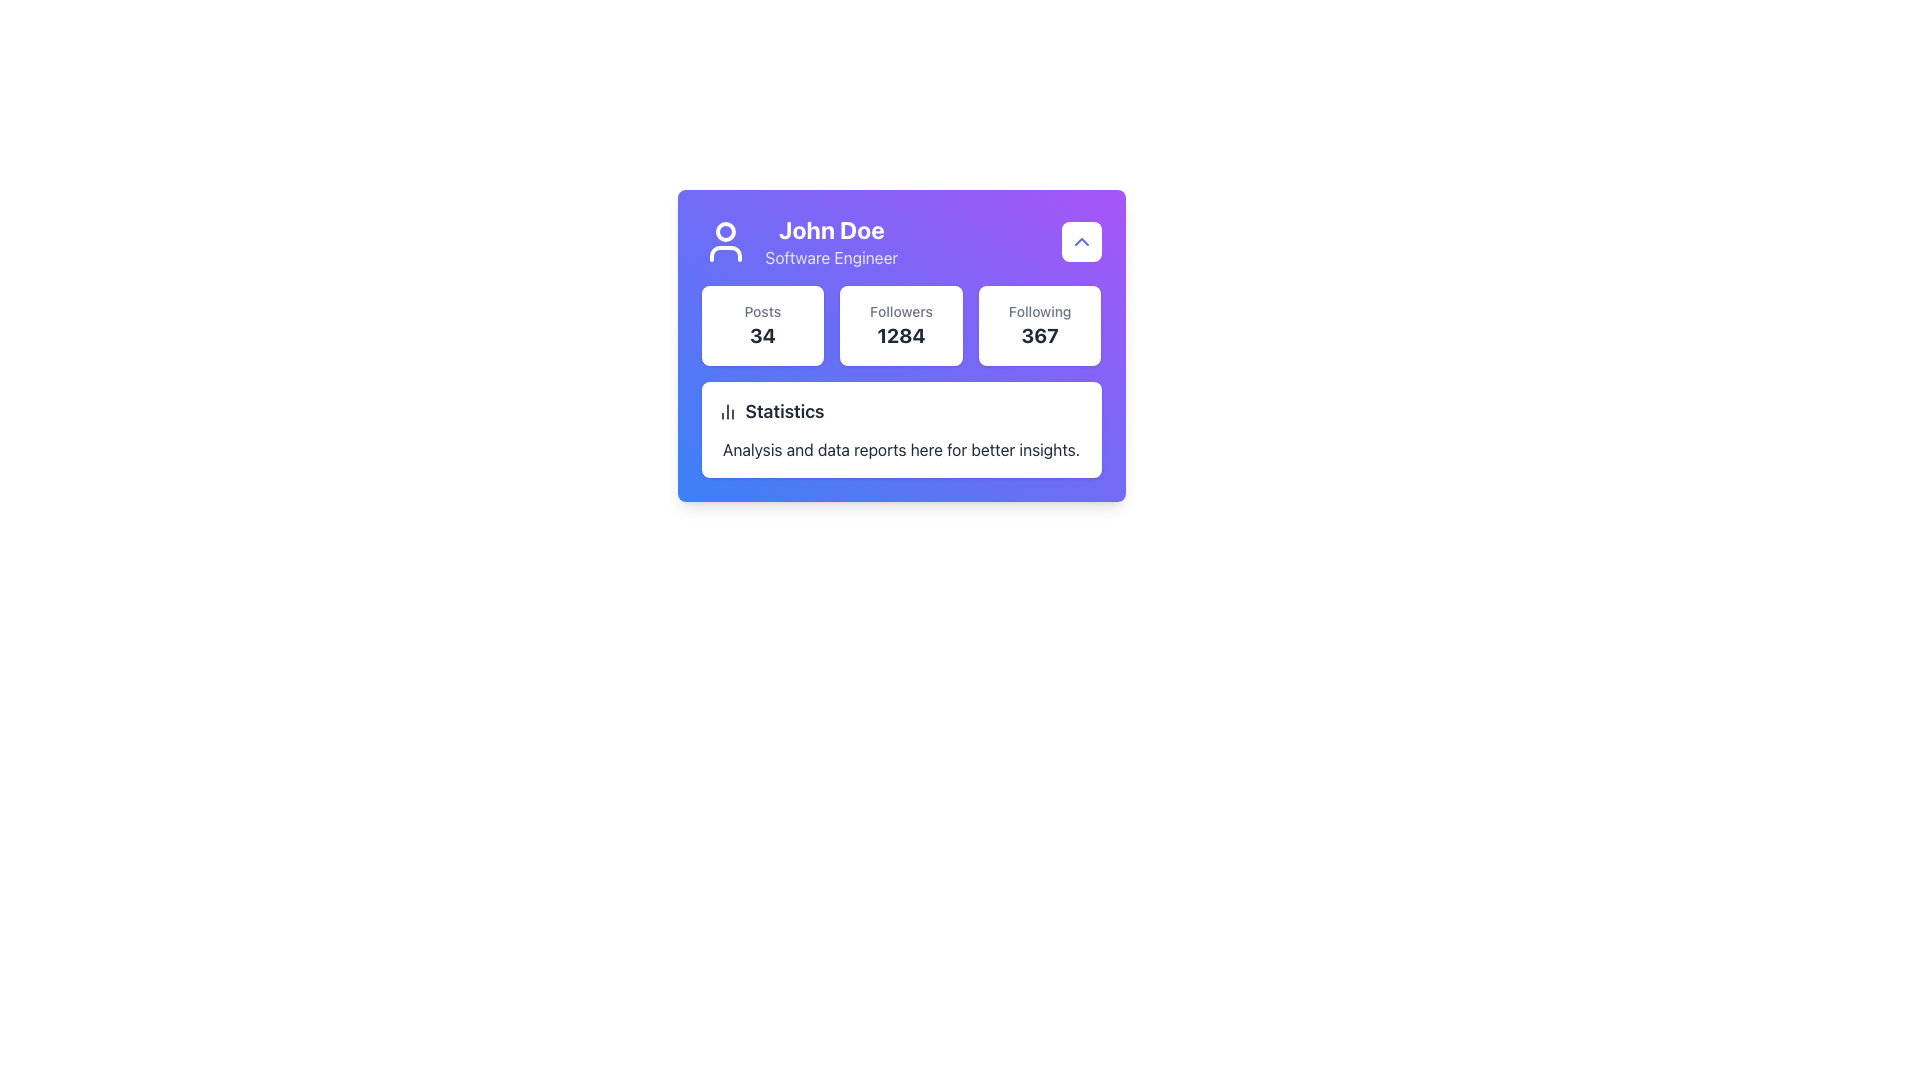 The width and height of the screenshot is (1920, 1080). What do you see at coordinates (900, 428) in the screenshot?
I see `the informational panel located at the bottom section of the card layout, beneath the statistics boxes labeled 'Posts', 'Followers', and 'Following'` at bounding box center [900, 428].